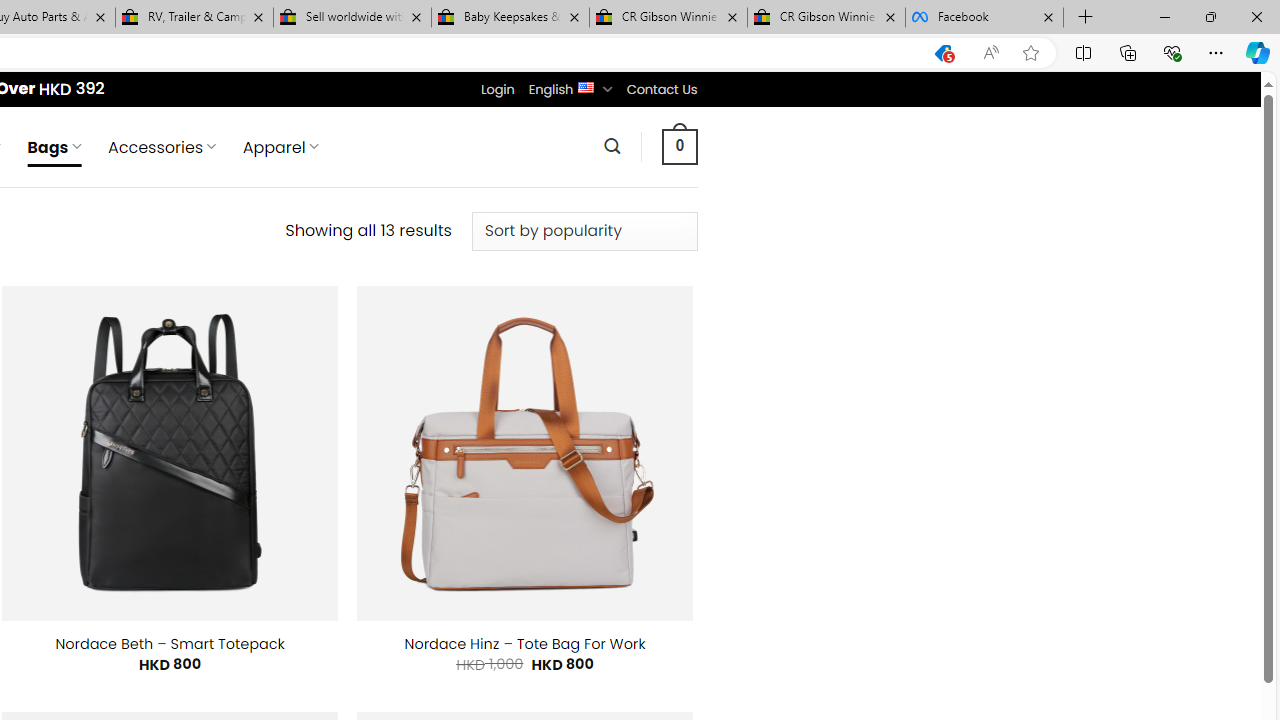 The height and width of the screenshot is (720, 1280). Describe the element at coordinates (585, 85) in the screenshot. I see `'English'` at that location.